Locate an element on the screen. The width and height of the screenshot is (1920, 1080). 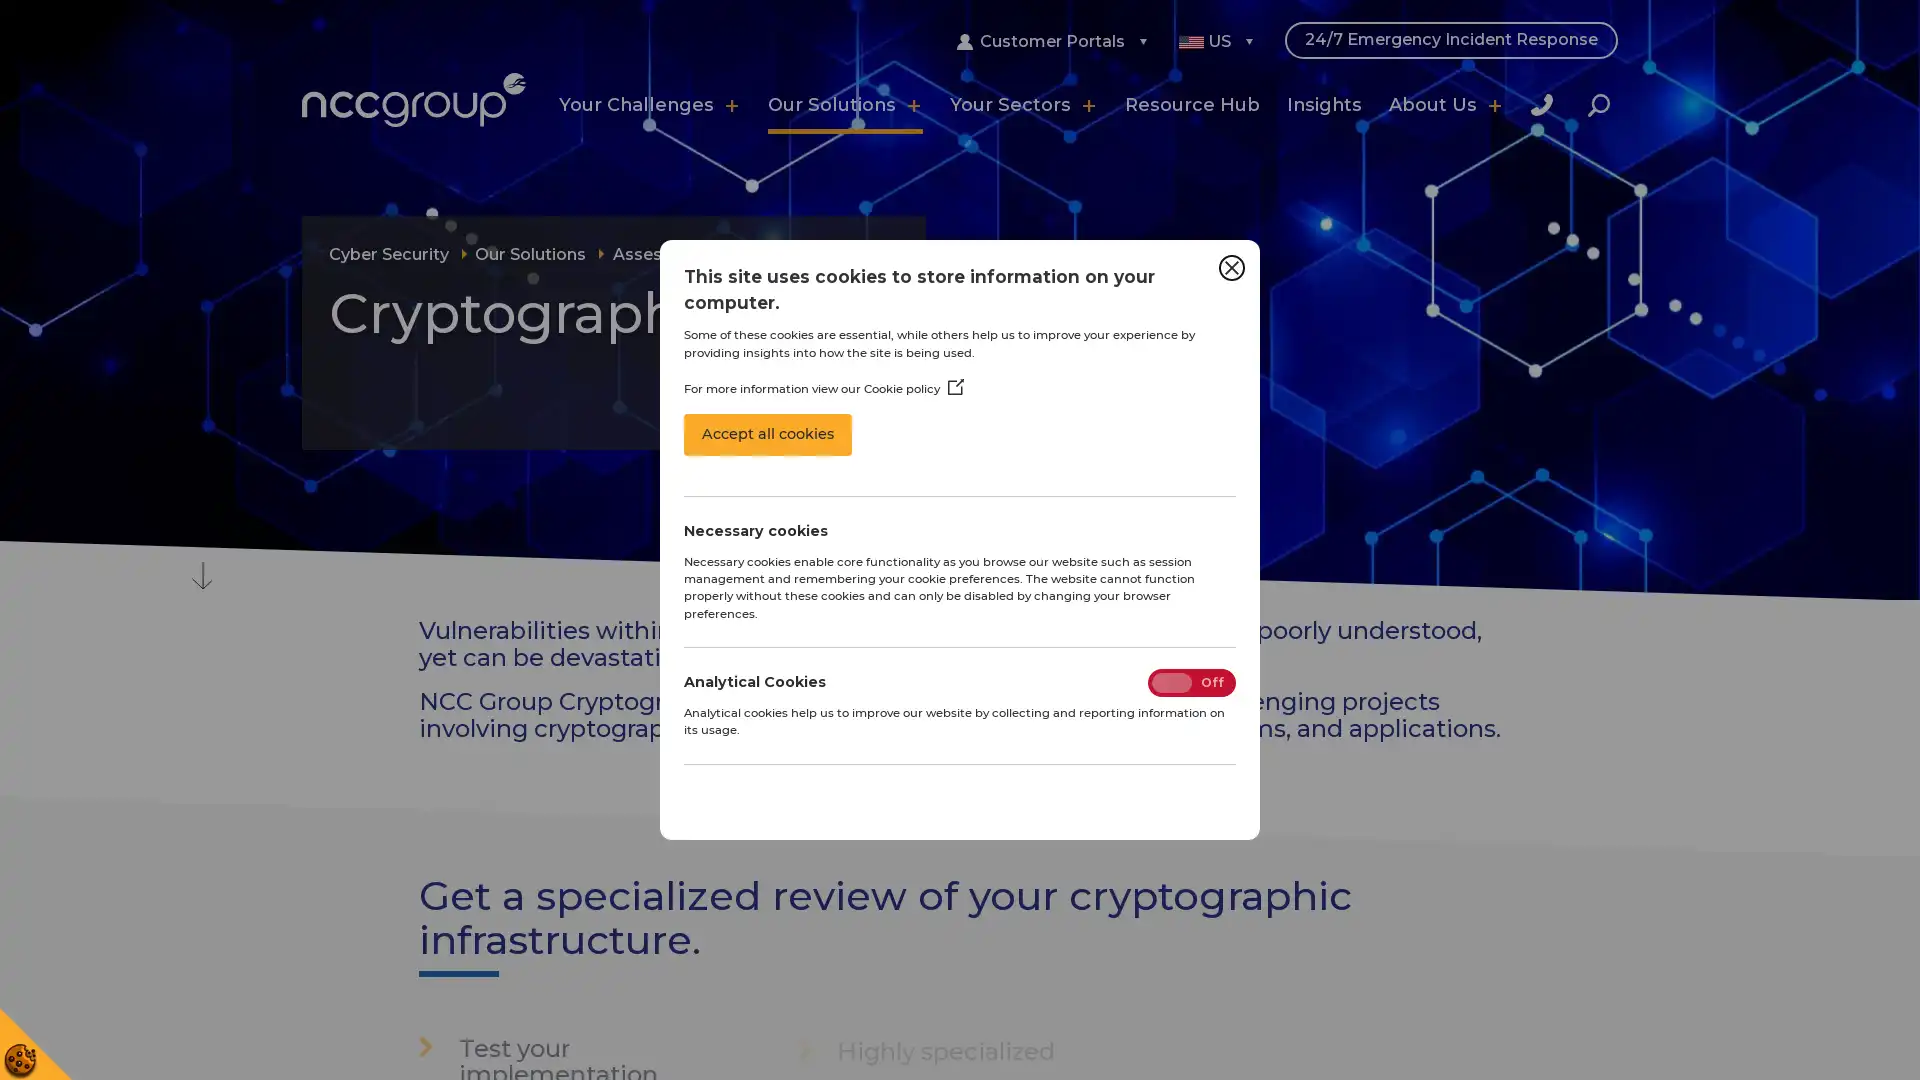
Accept all cookies is located at coordinates (767, 433).